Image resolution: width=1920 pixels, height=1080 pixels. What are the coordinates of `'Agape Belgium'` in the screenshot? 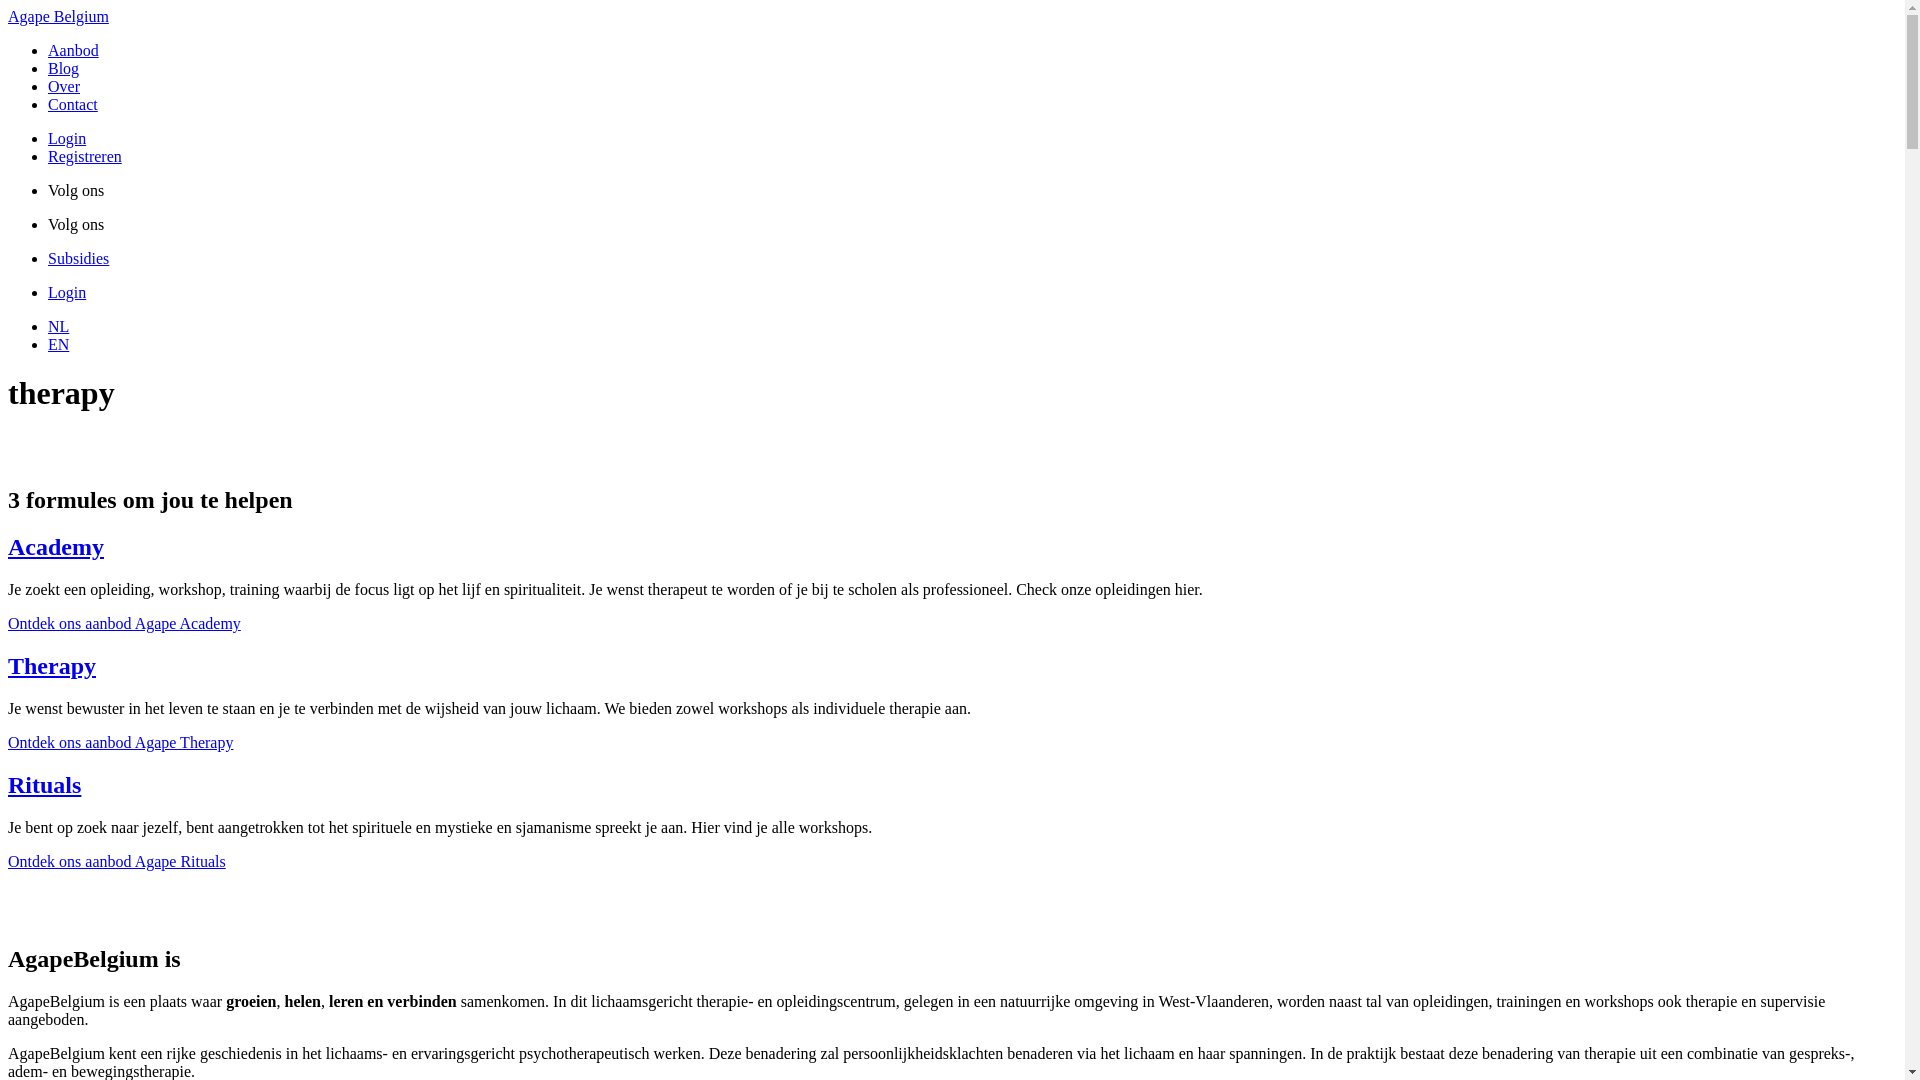 It's located at (58, 16).